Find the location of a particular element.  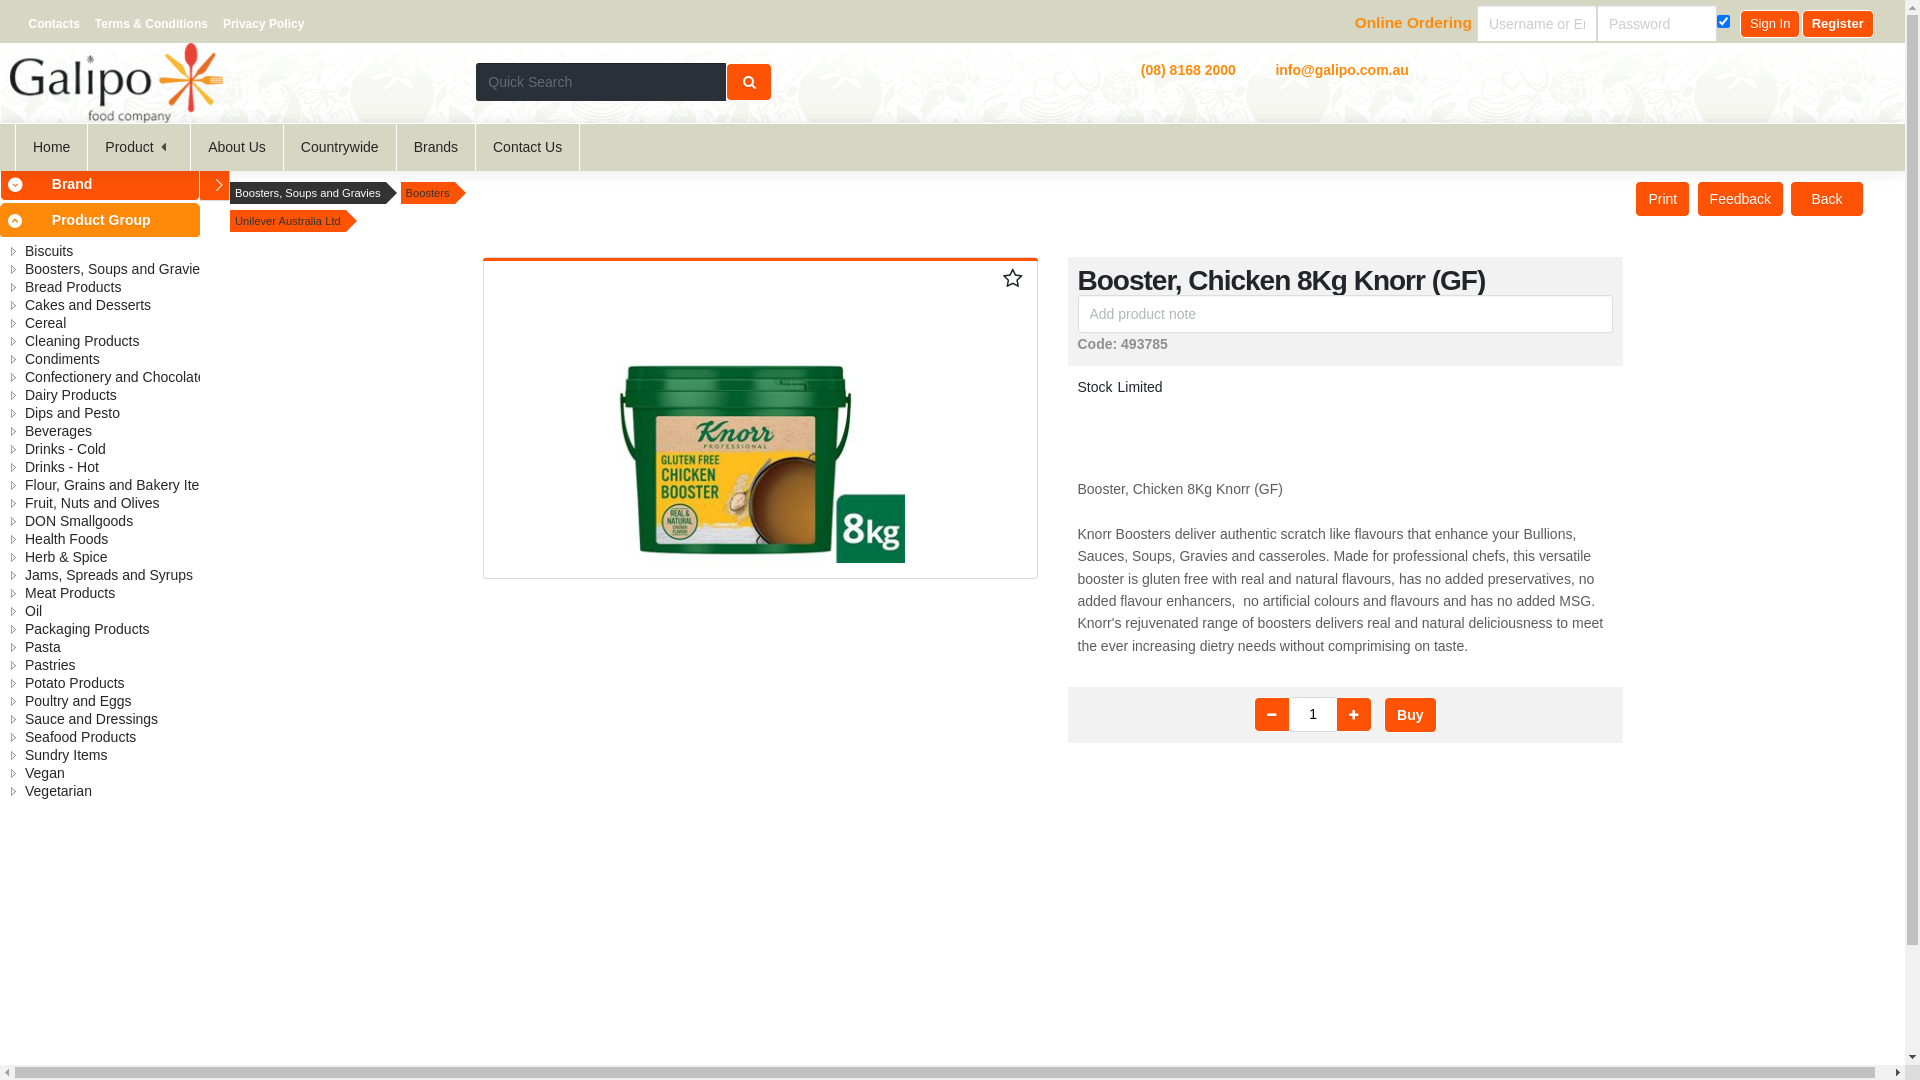

'Packaging Products' is located at coordinates (86, 627).